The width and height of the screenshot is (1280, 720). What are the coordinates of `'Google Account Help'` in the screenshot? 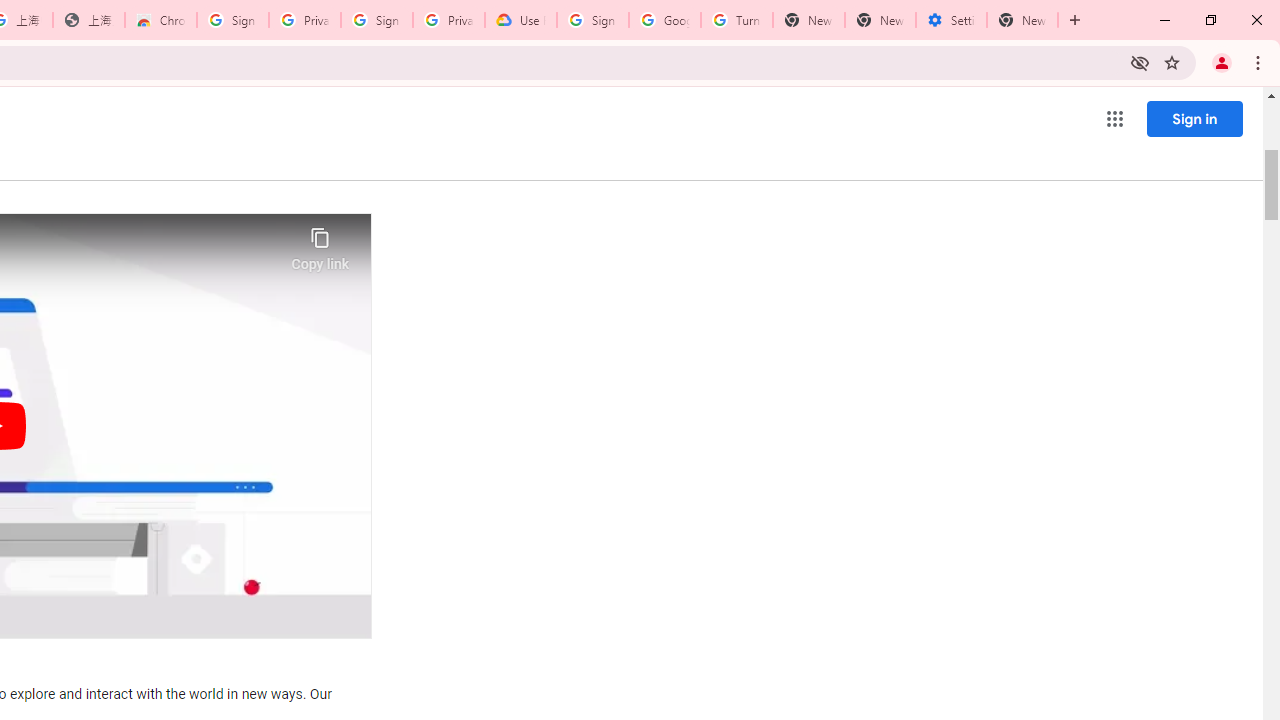 It's located at (664, 20).